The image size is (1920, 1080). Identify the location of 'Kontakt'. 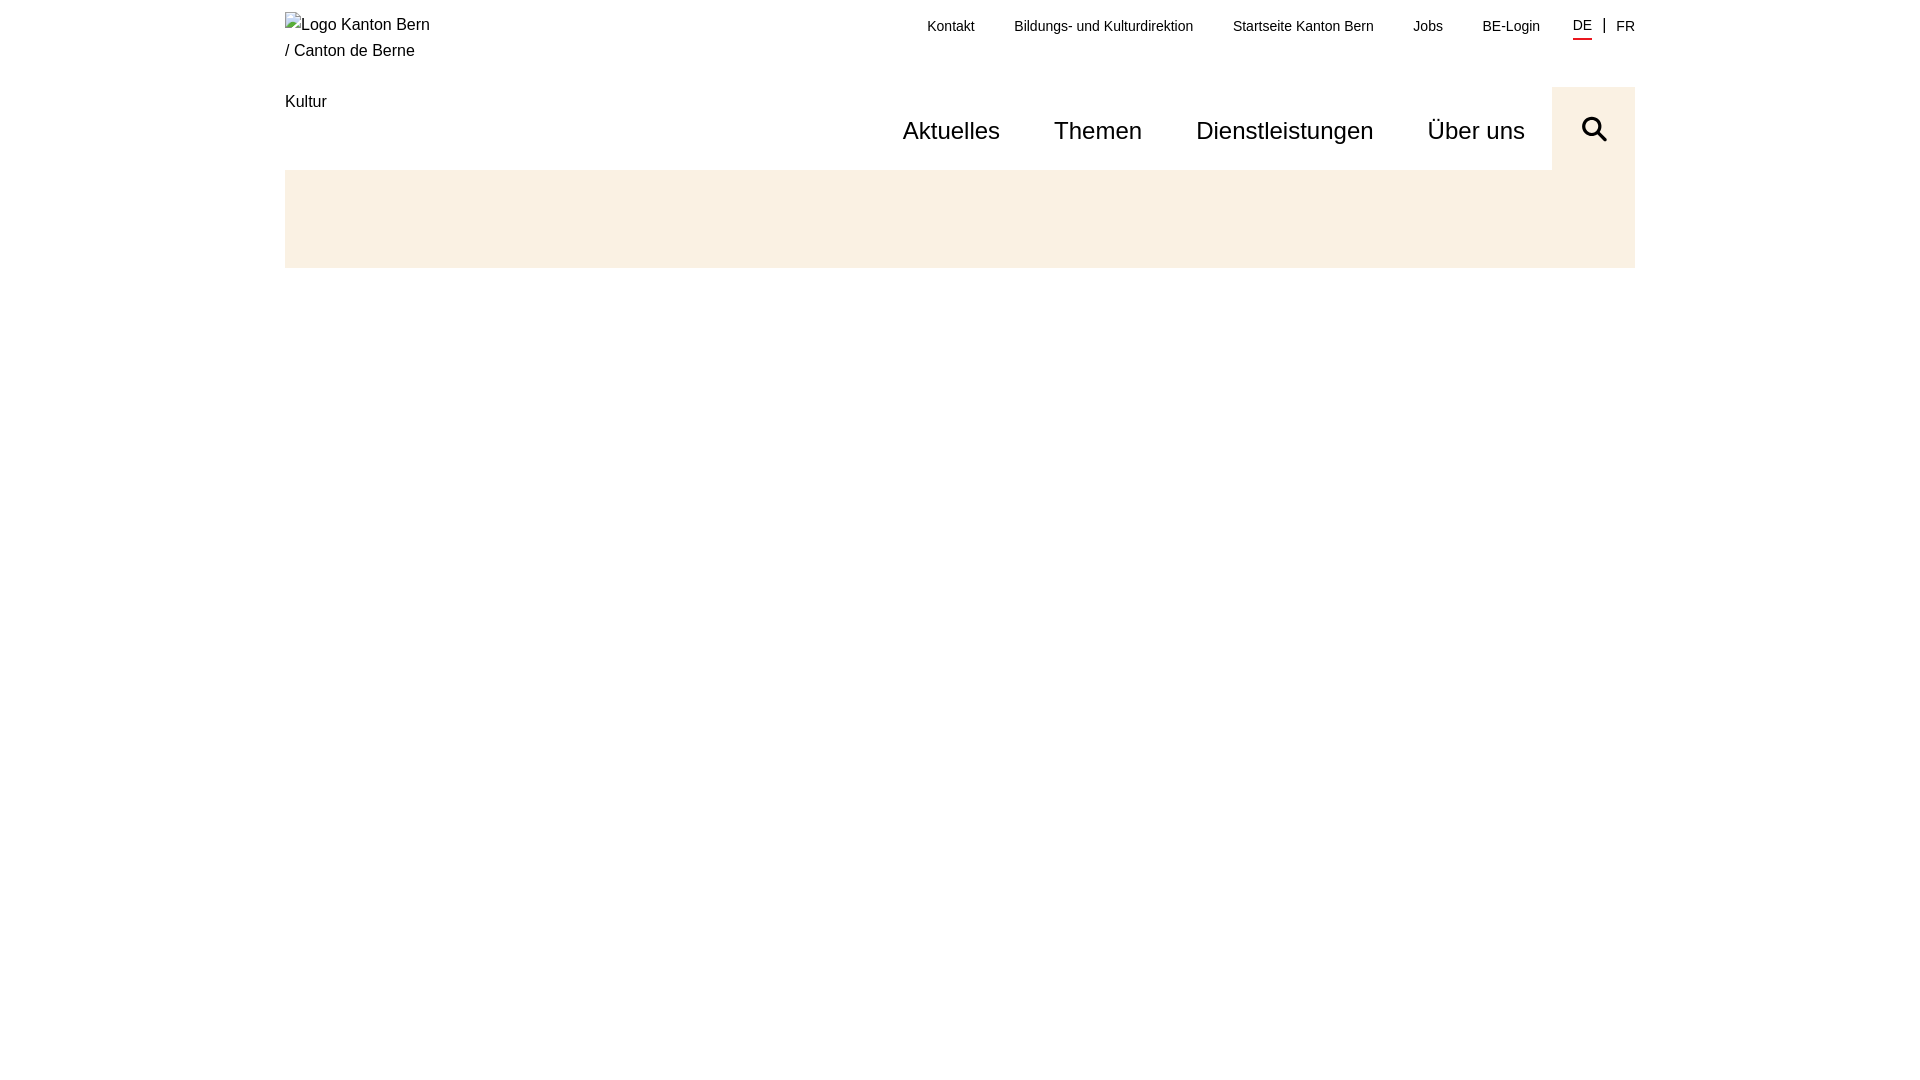
(949, 26).